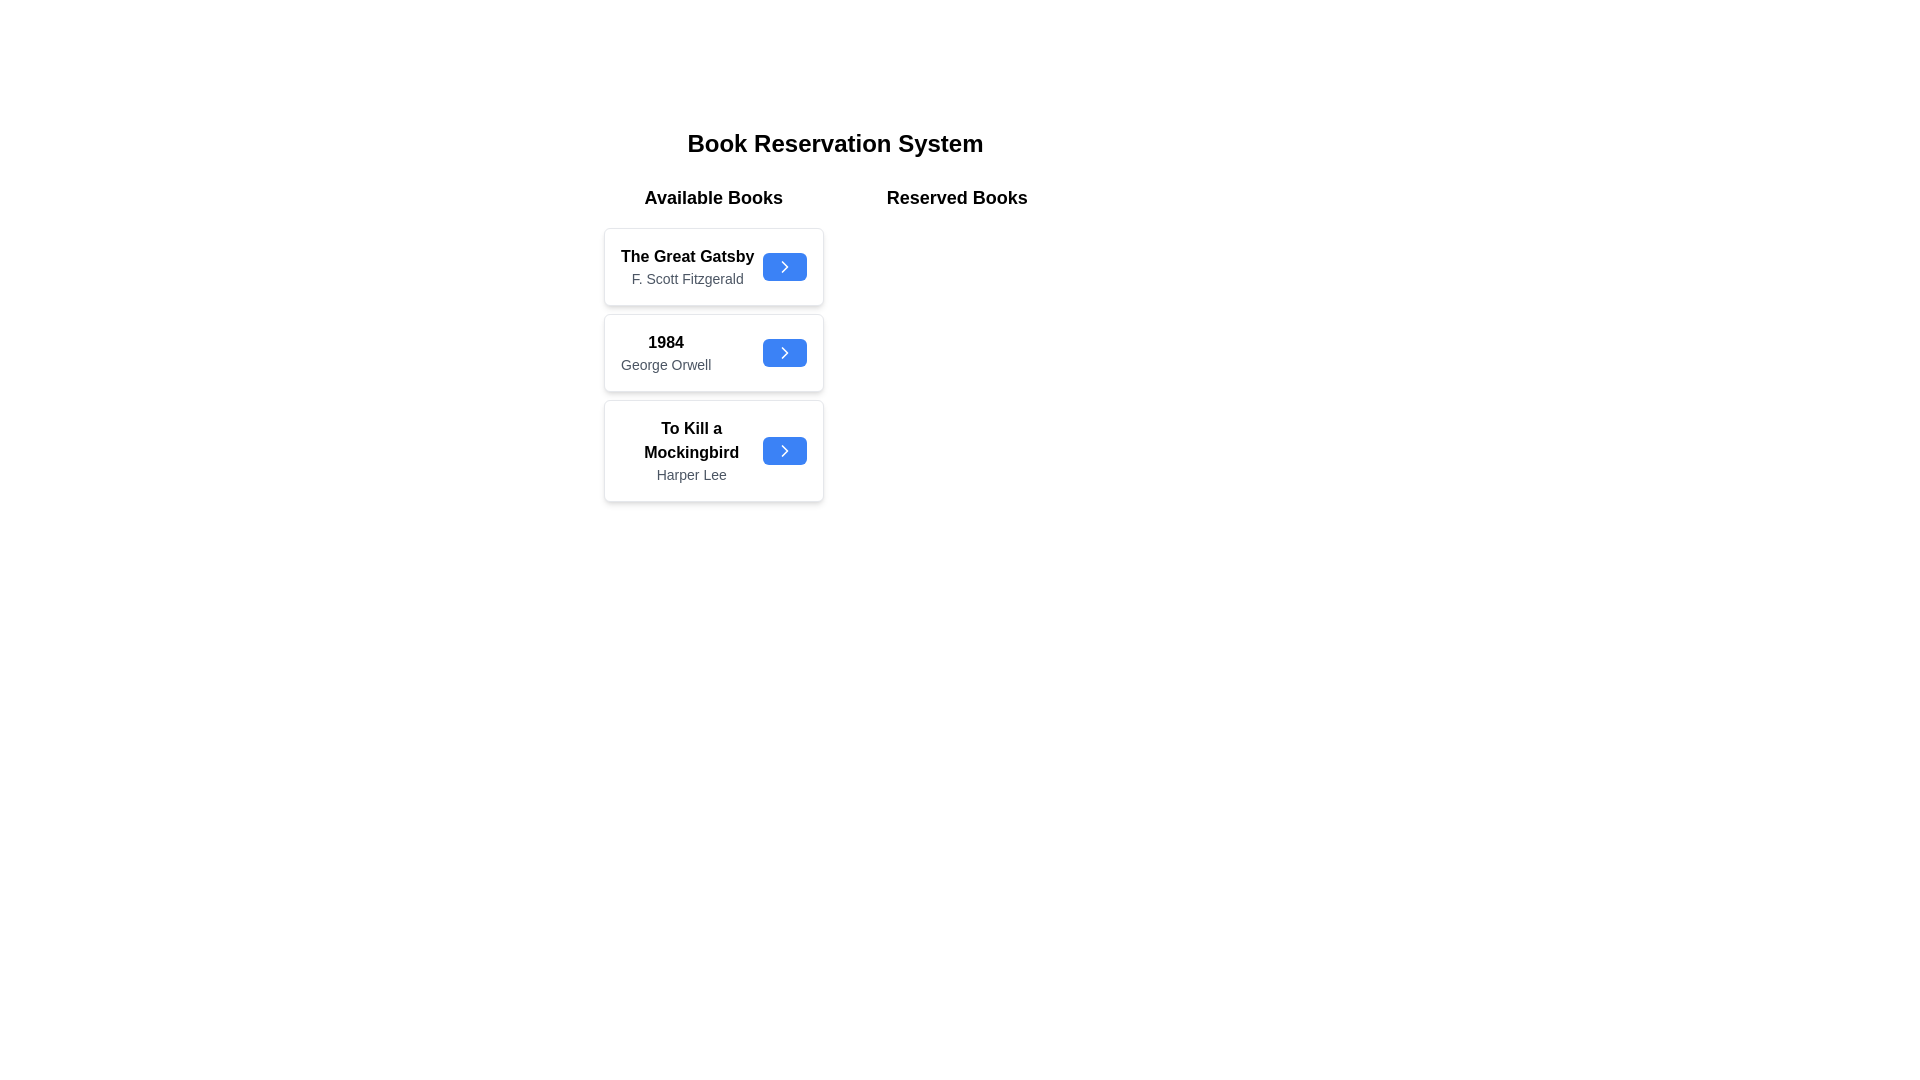 This screenshot has height=1080, width=1920. I want to click on the text label indicating the author of the book 'To Kill a Mockingbird', located below the title within the card for that book, so click(691, 474).